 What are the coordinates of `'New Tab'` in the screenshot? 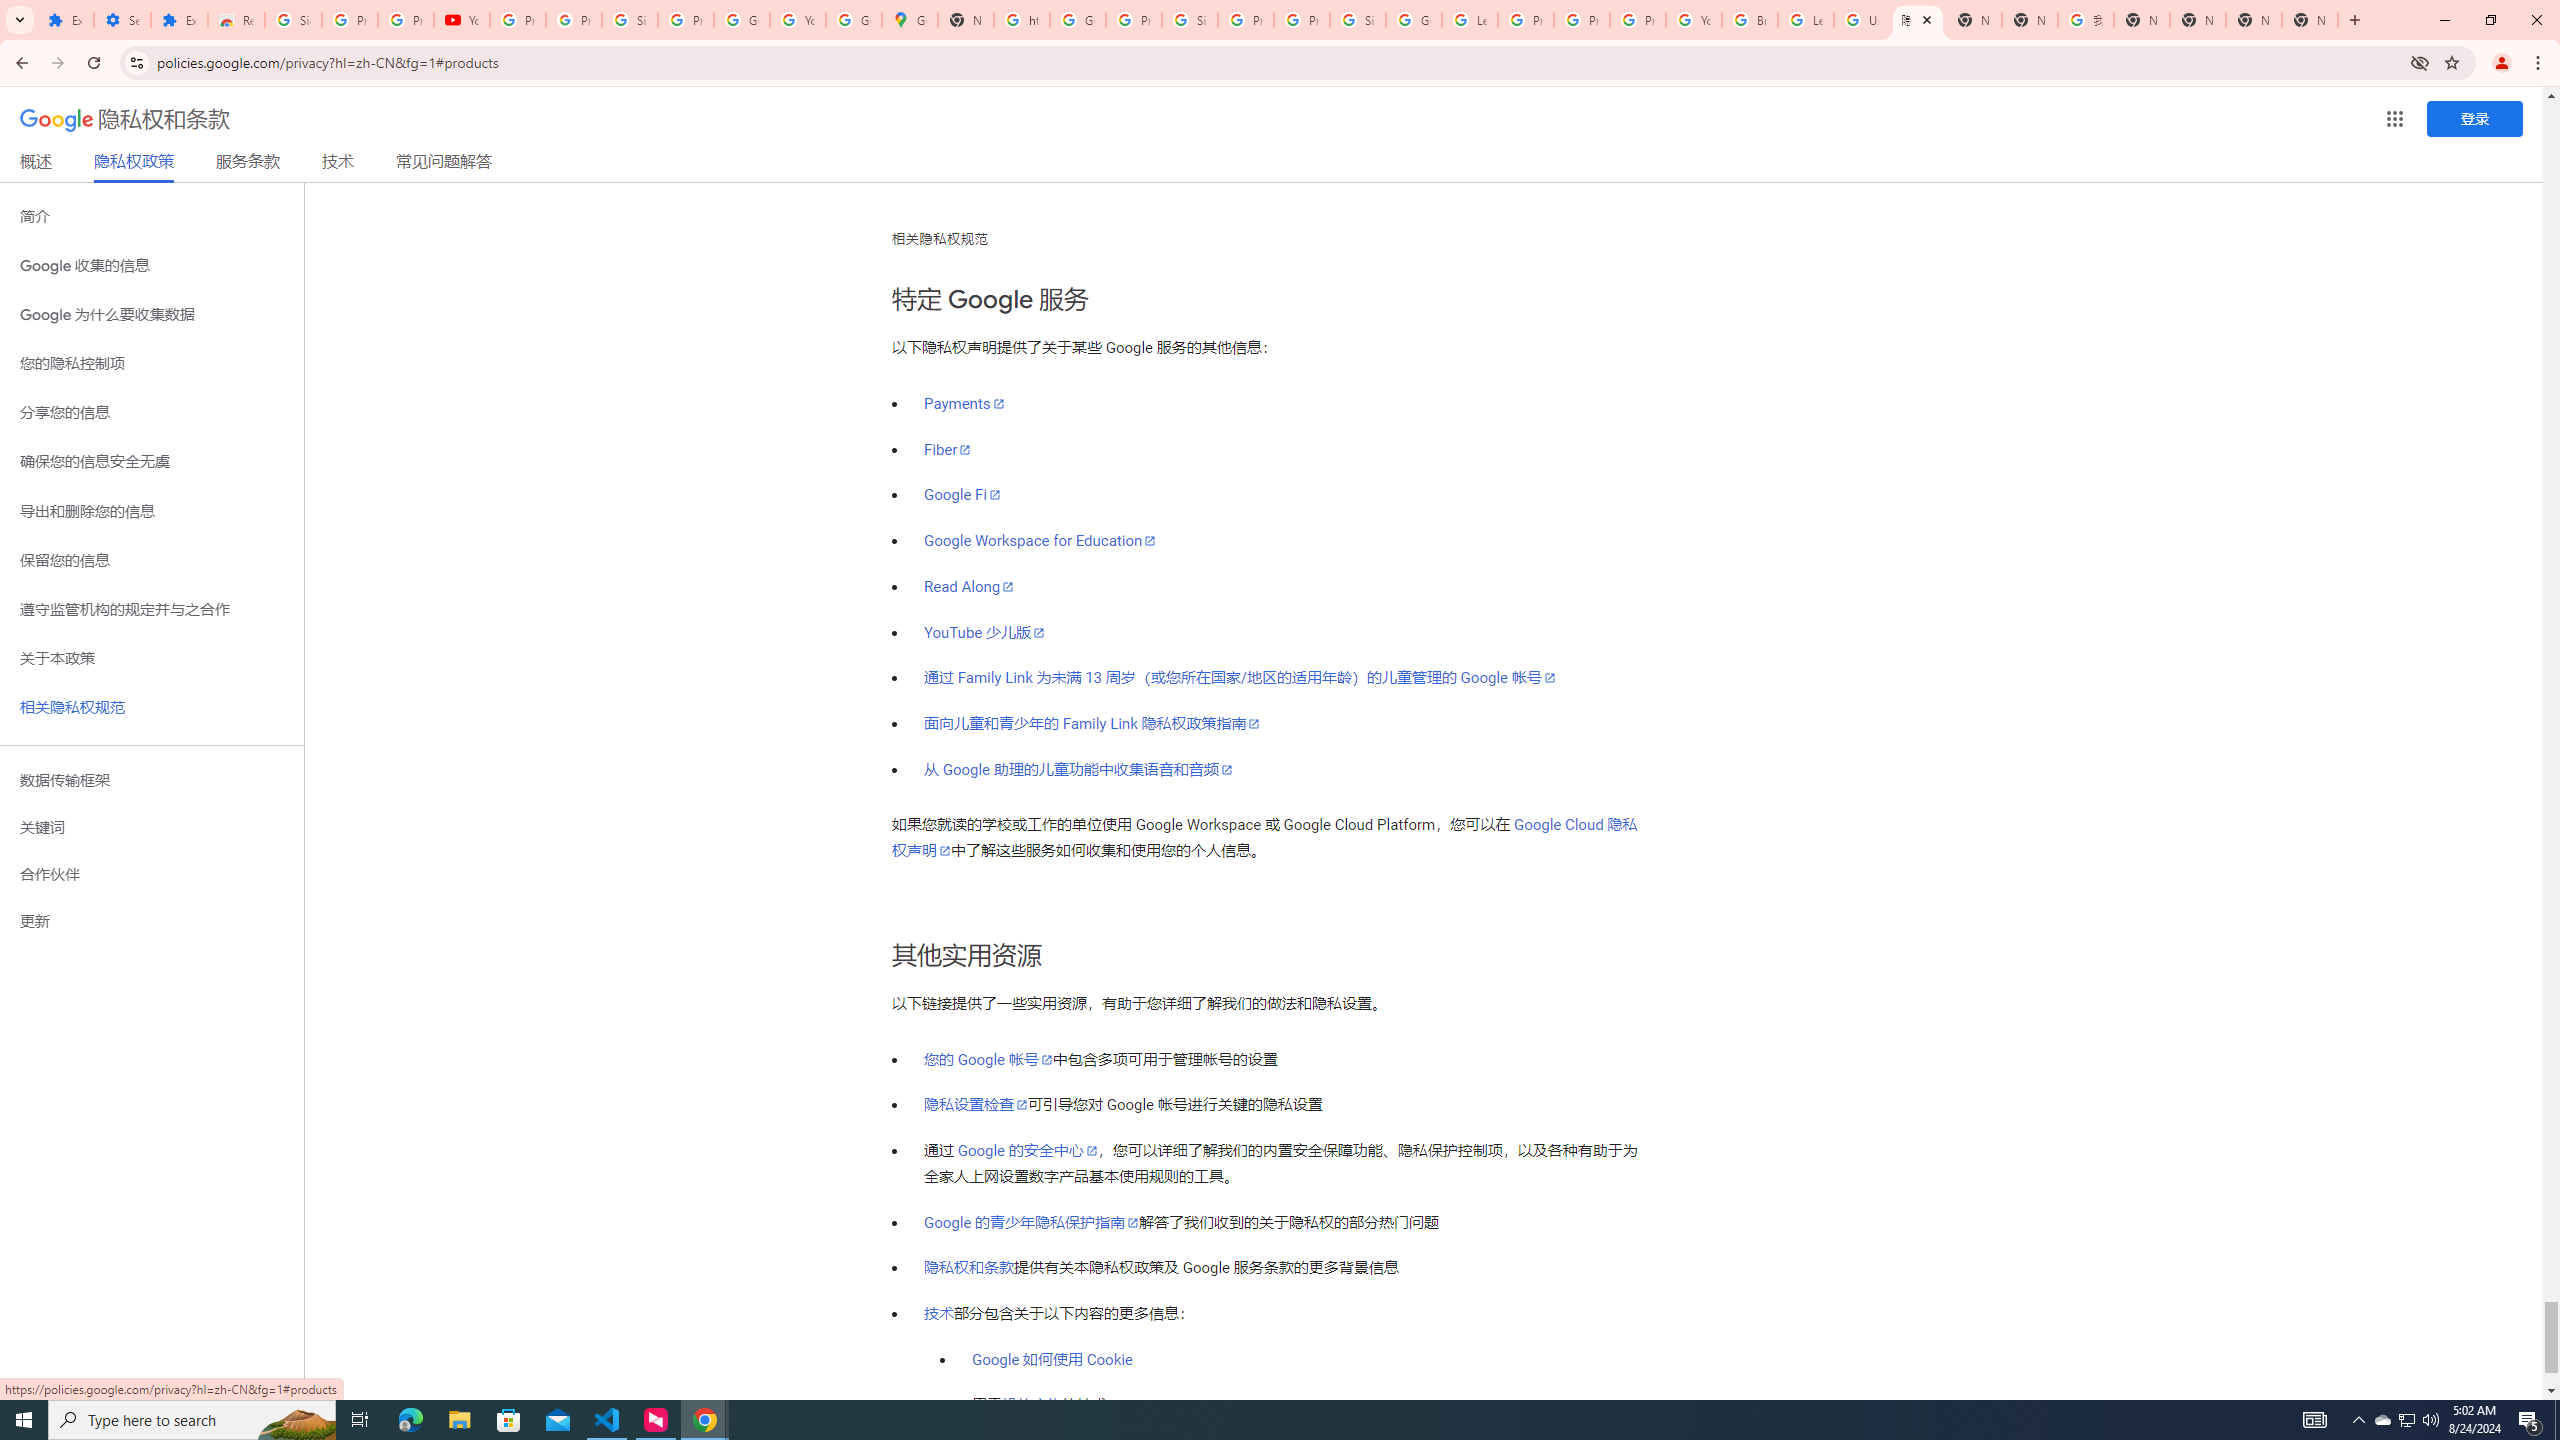 It's located at (2310, 19).